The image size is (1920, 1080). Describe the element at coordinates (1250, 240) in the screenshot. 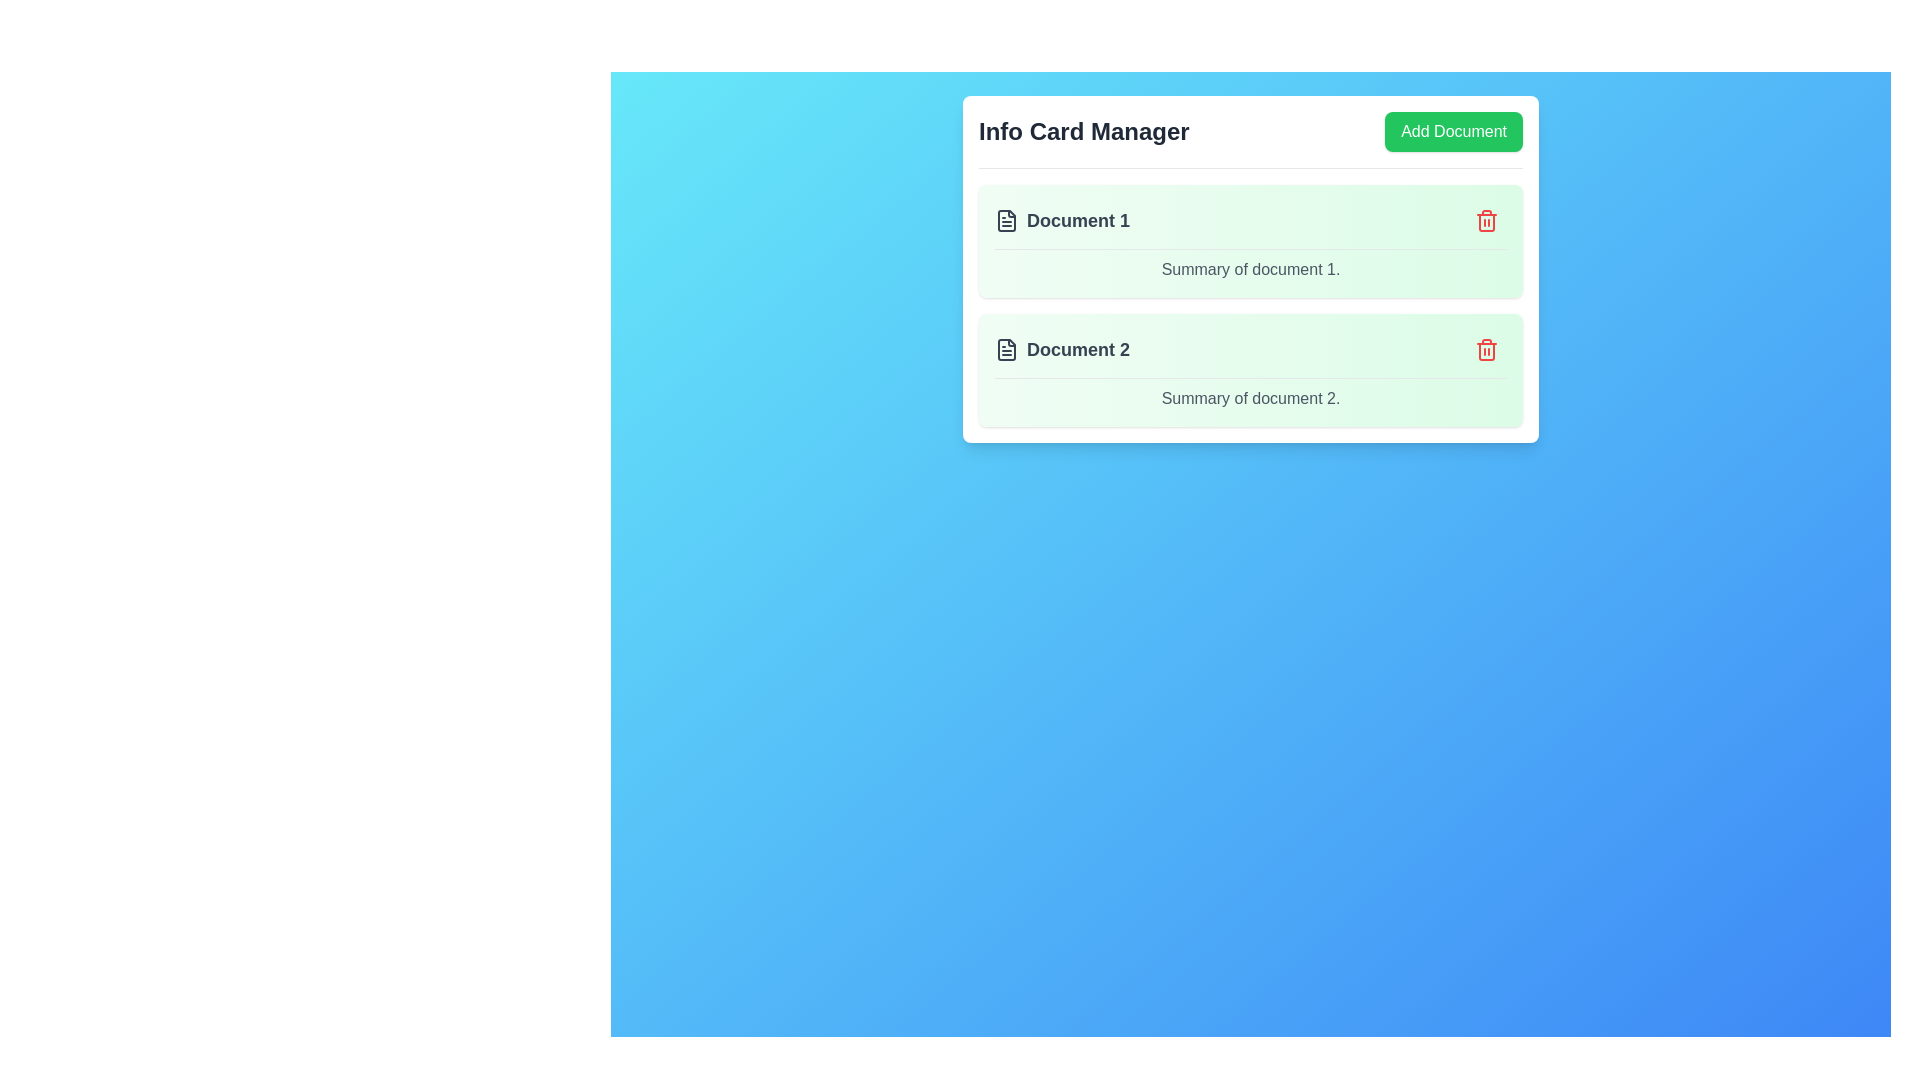

I see `summary of 'Document 1' from the information card, which is the first card in the list, containing the subtitle 'Summary of document 1.'` at that location.